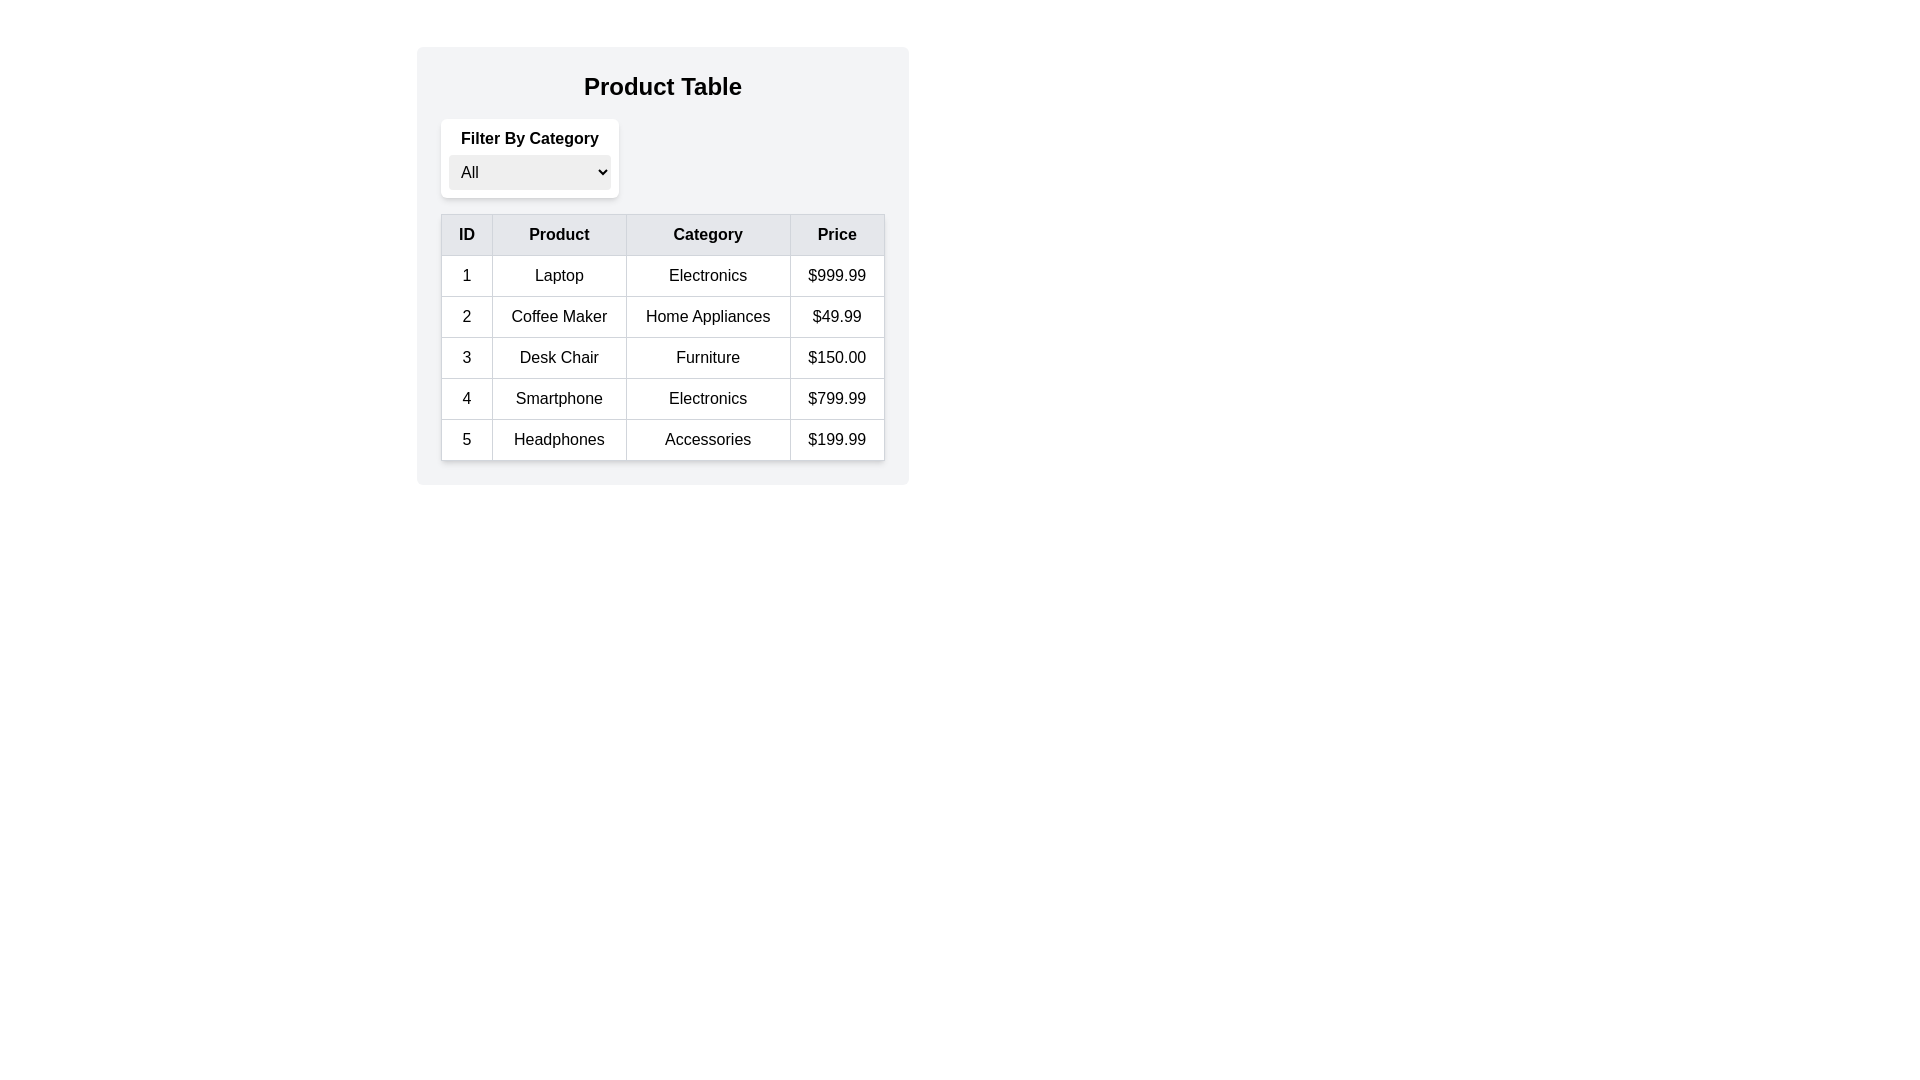  What do you see at coordinates (529, 157) in the screenshot?
I see `the dropdown menu located above the table in the 'Product Table' section` at bounding box center [529, 157].